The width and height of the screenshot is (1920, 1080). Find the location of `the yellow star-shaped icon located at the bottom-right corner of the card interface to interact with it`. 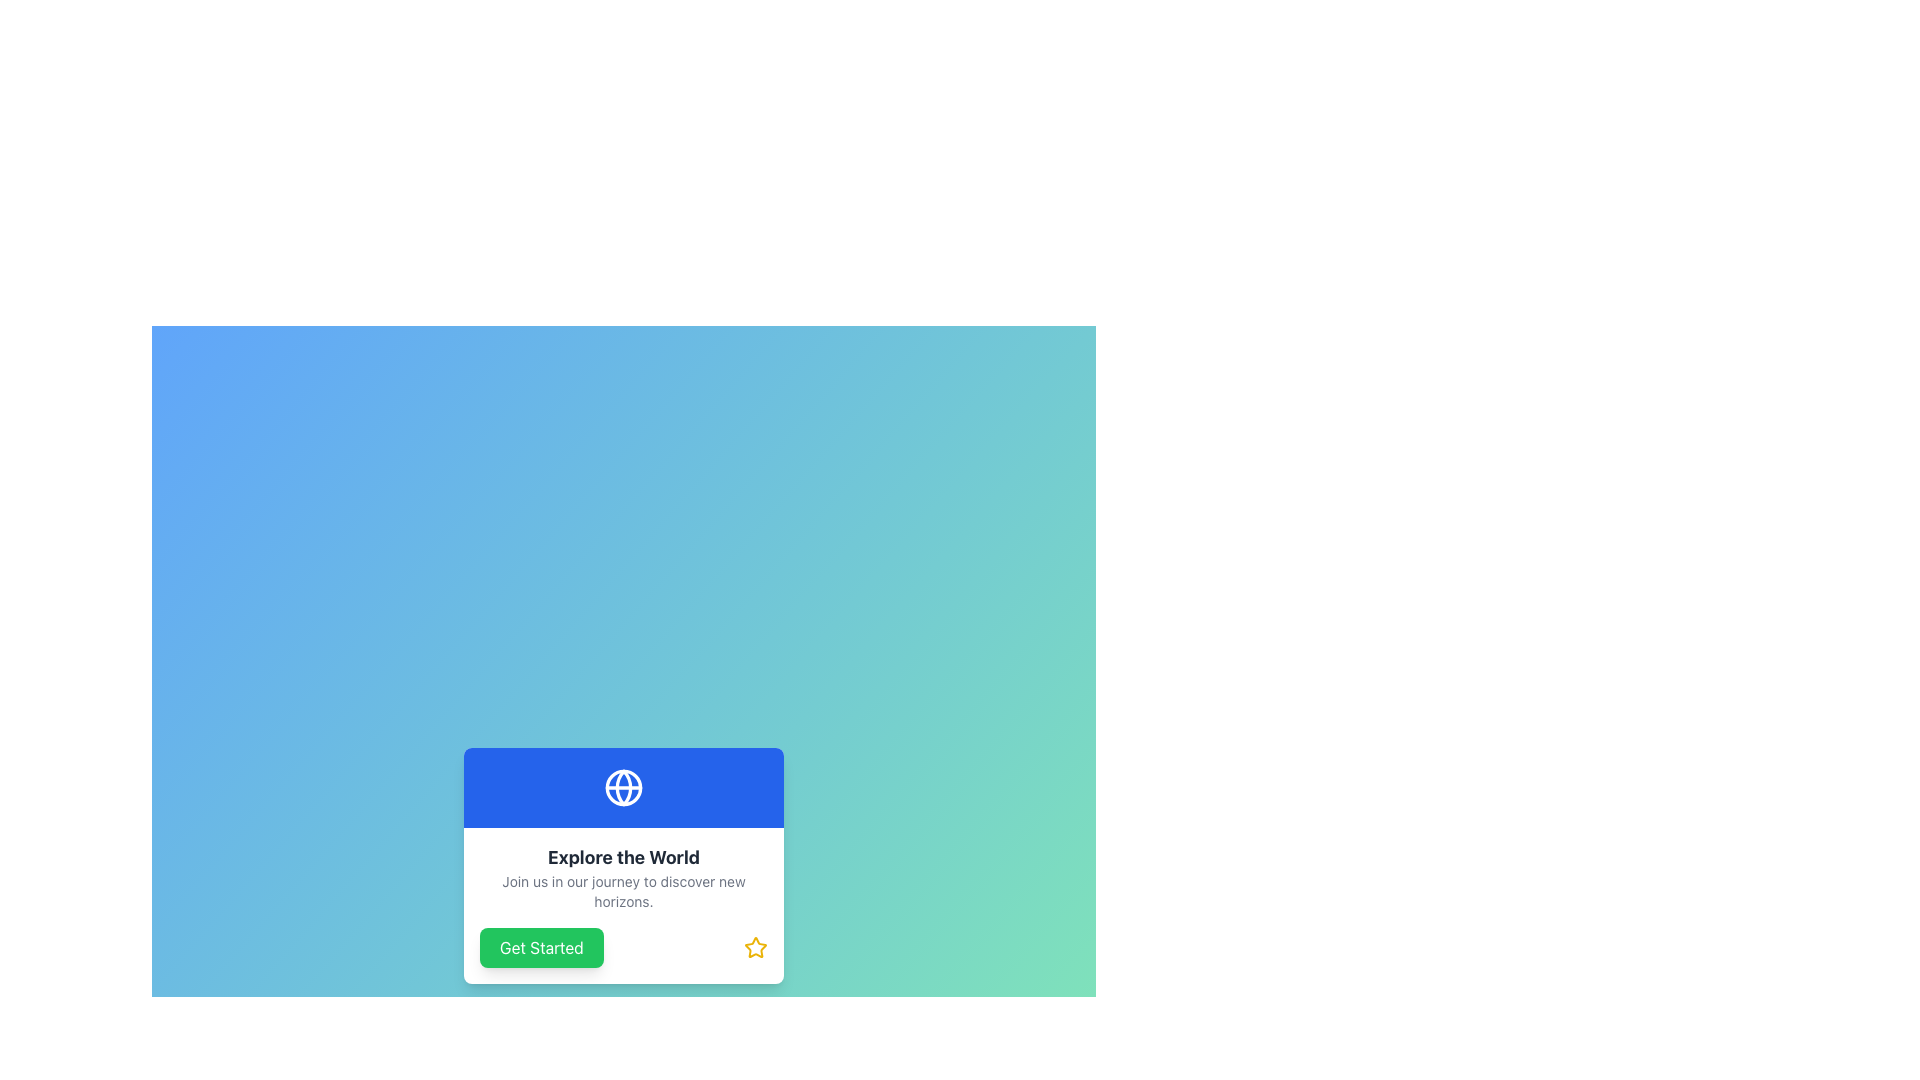

the yellow star-shaped icon located at the bottom-right corner of the card interface to interact with it is located at coordinates (754, 947).